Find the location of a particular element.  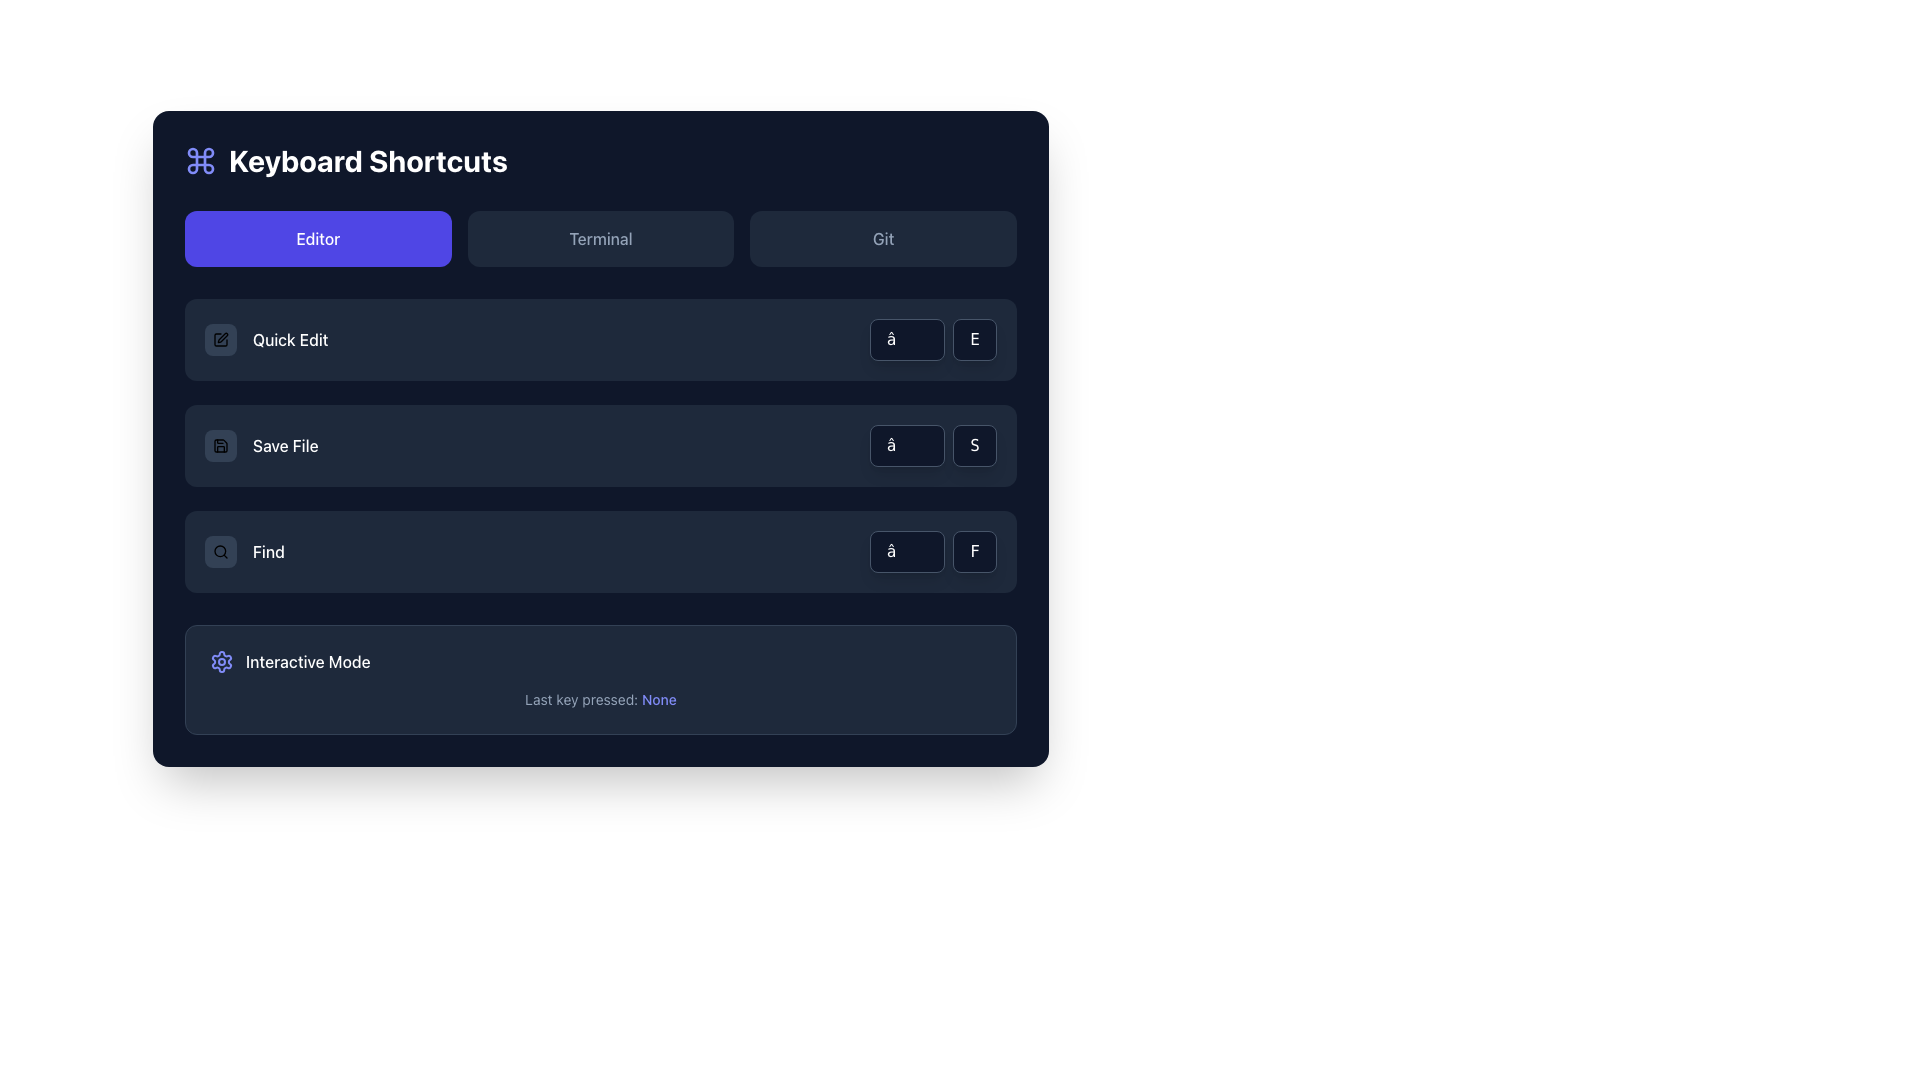

the 'Quick Edit' text label, which displays in white font color next to a pen icon on a dark background, located in the first row of the shortcut list under the 'Editor' tab is located at coordinates (289, 338).